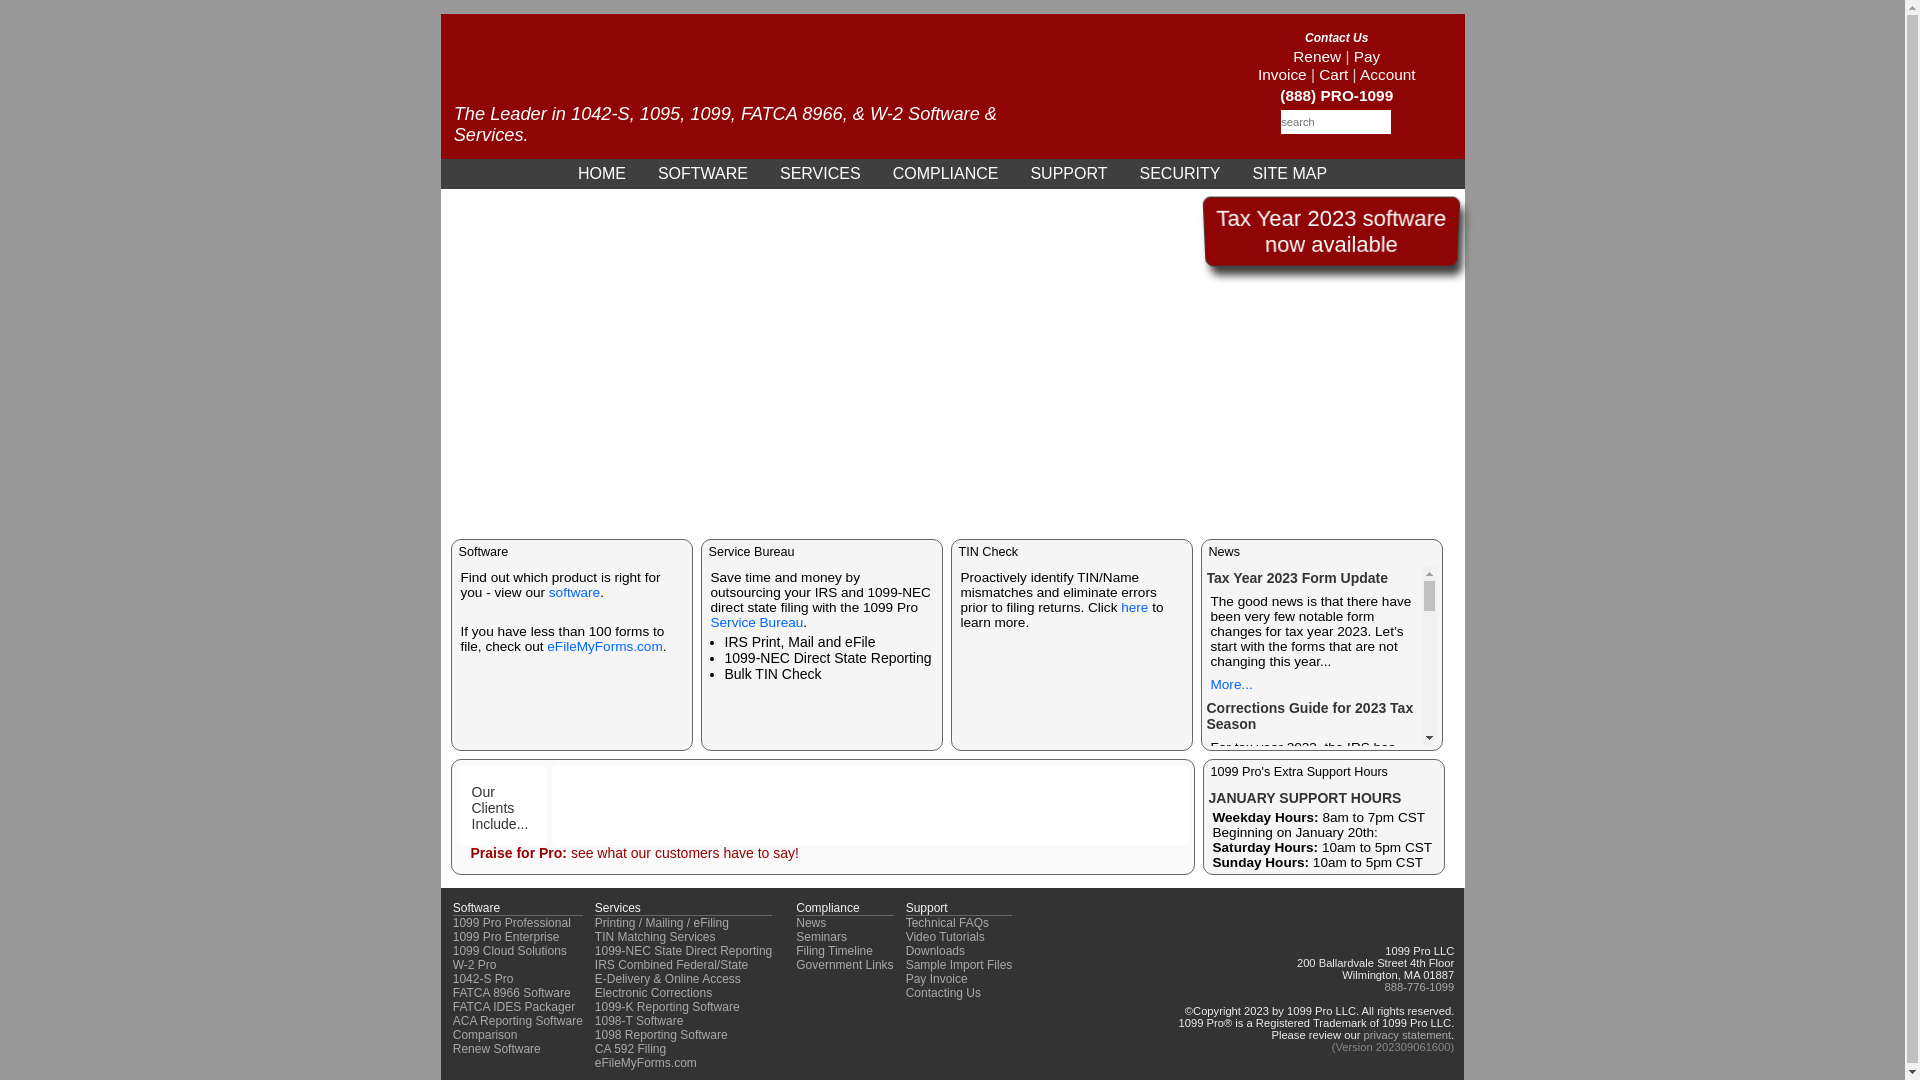  What do you see at coordinates (1319, 64) in the screenshot?
I see `'Pay Invoice'` at bounding box center [1319, 64].